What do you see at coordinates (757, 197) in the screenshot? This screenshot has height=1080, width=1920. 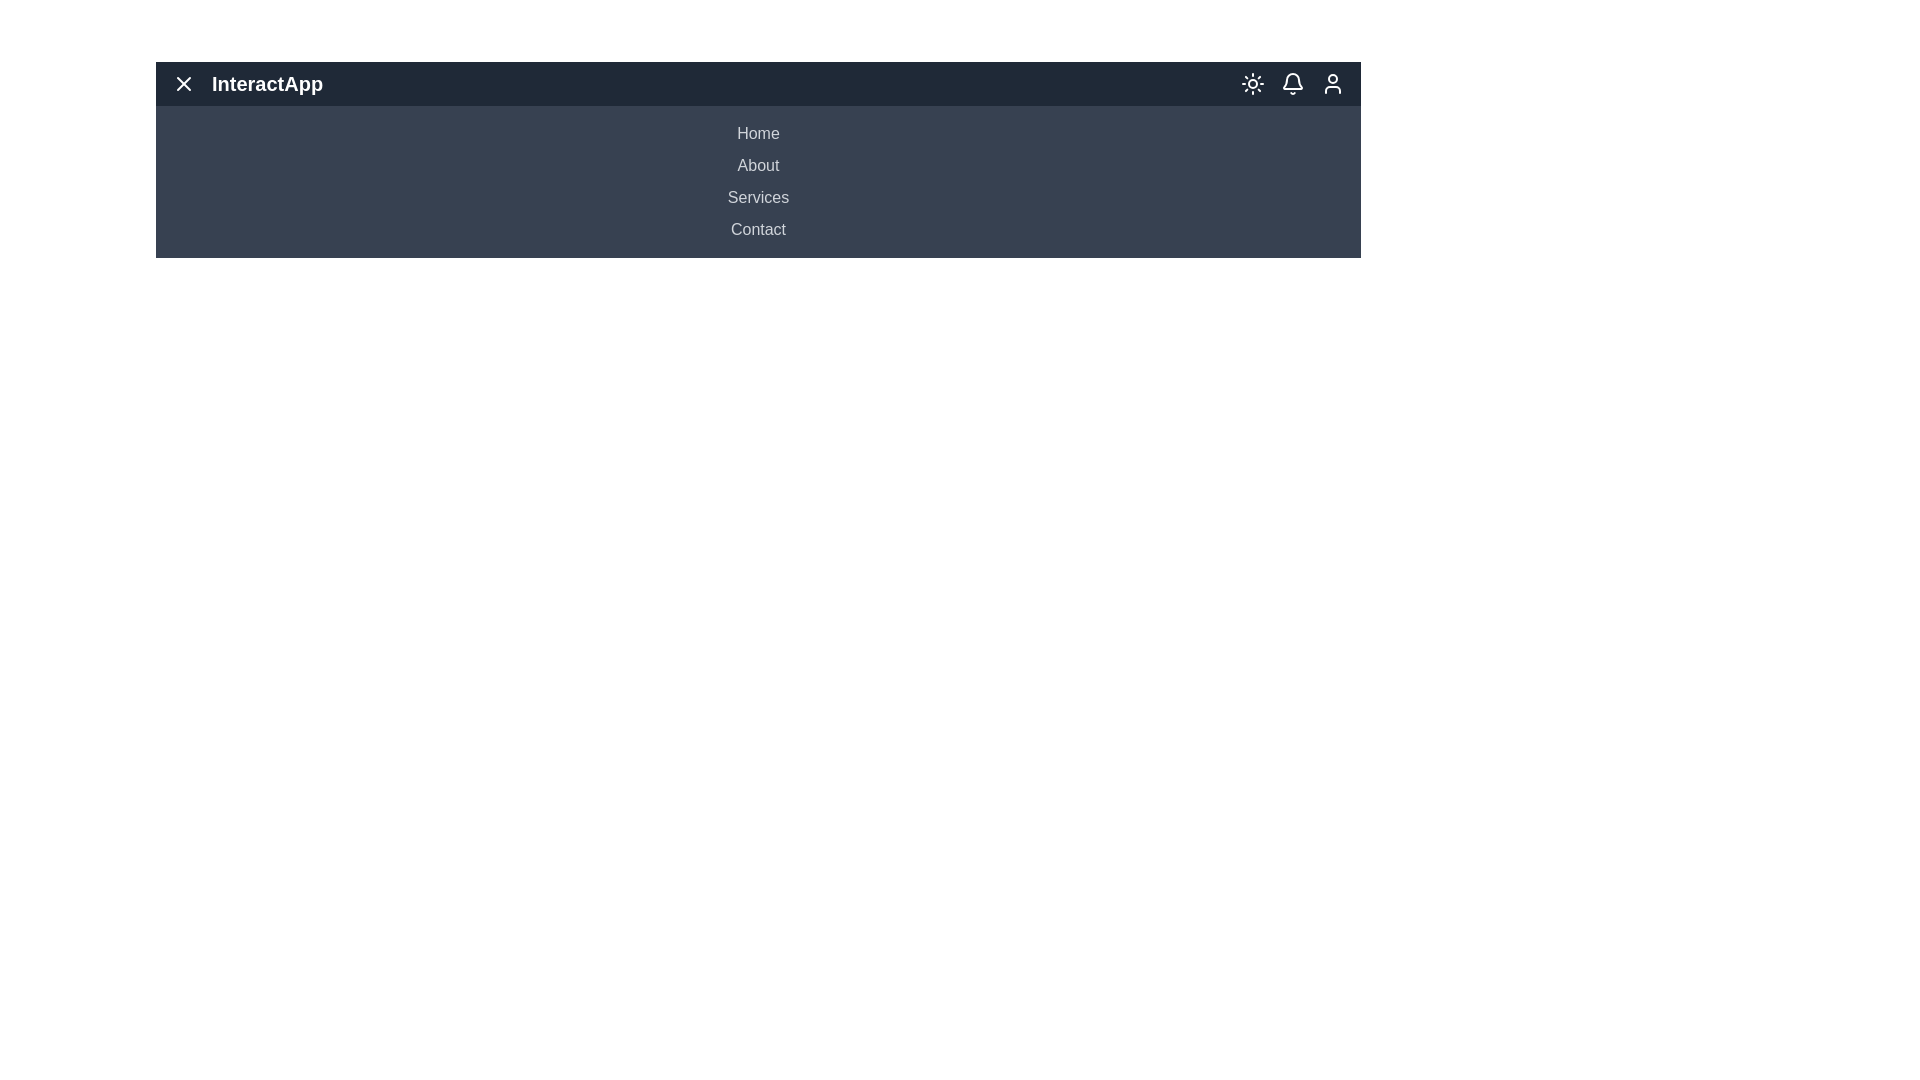 I see `the menu item Services to navigate to the respective section` at bounding box center [757, 197].